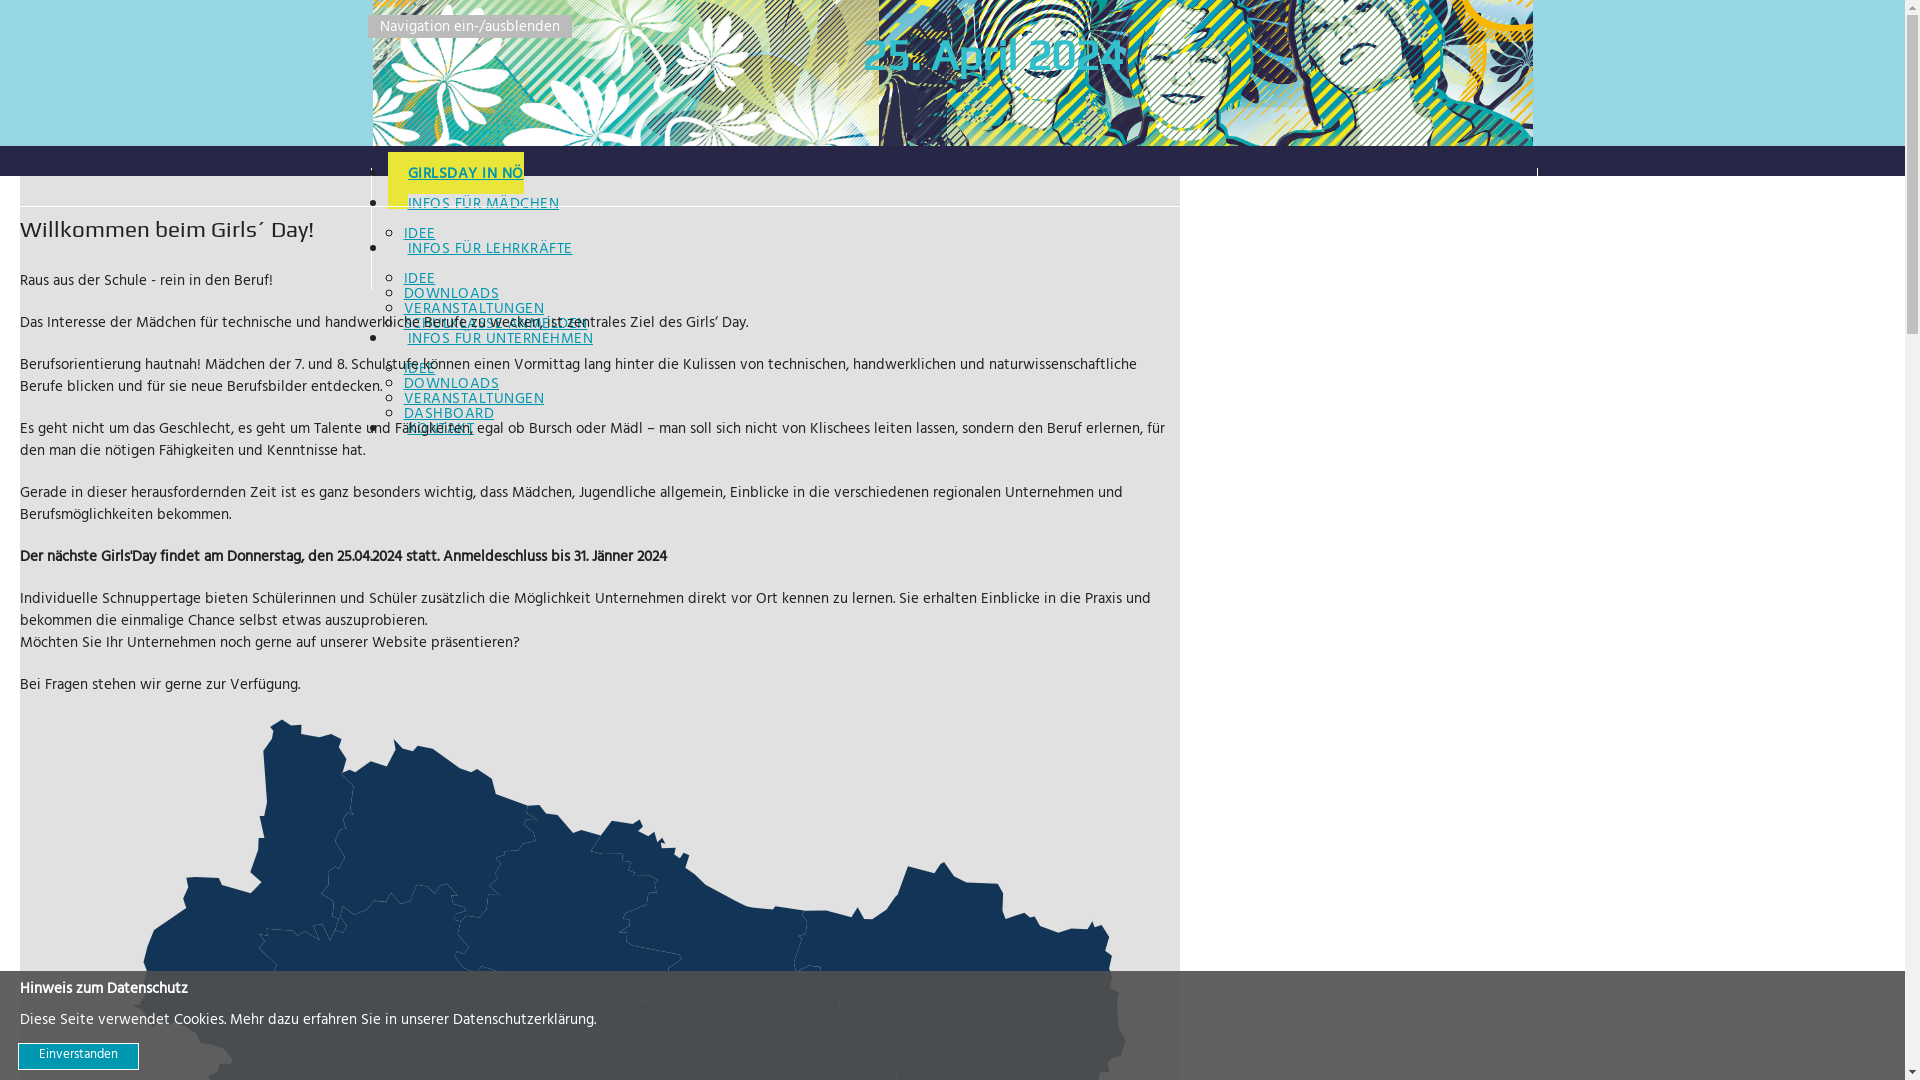  Describe the element at coordinates (419, 234) in the screenshot. I see `'IDEE'` at that location.